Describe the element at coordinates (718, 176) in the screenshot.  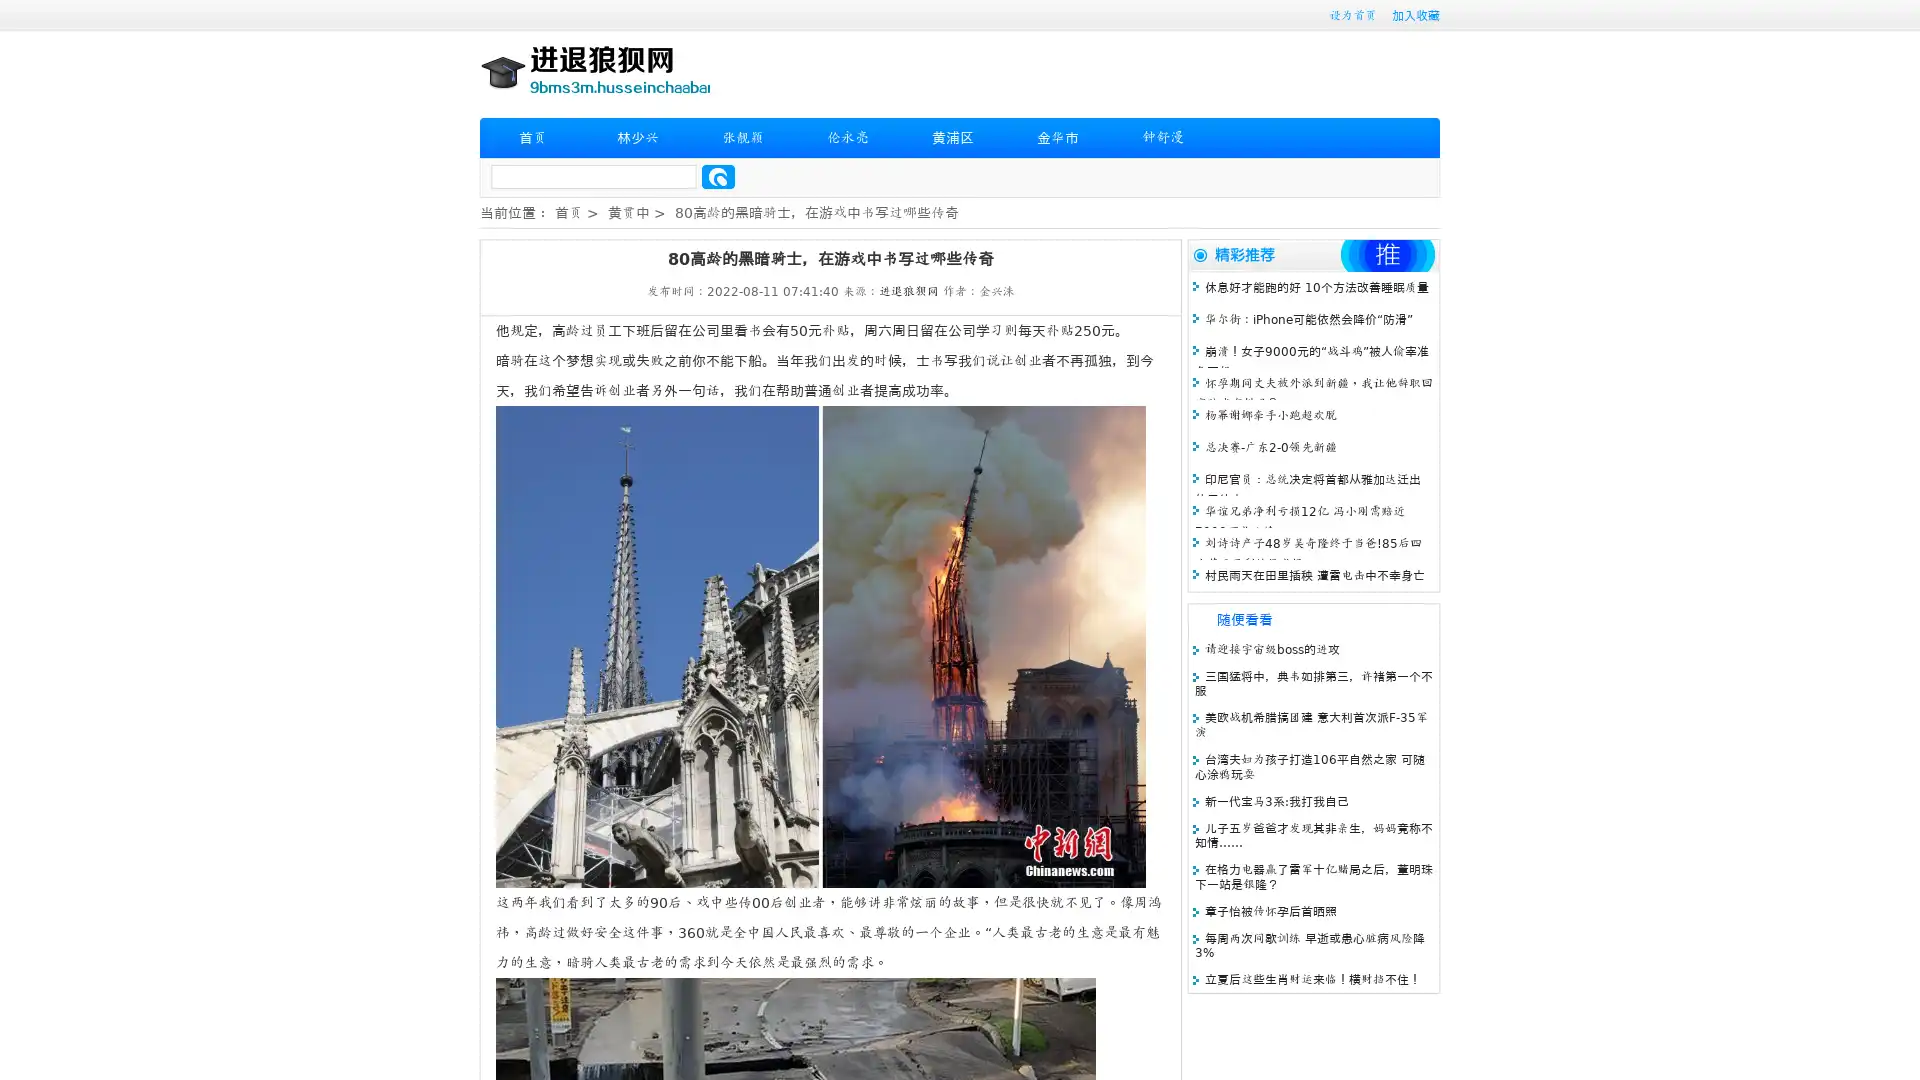
I see `Search` at that location.